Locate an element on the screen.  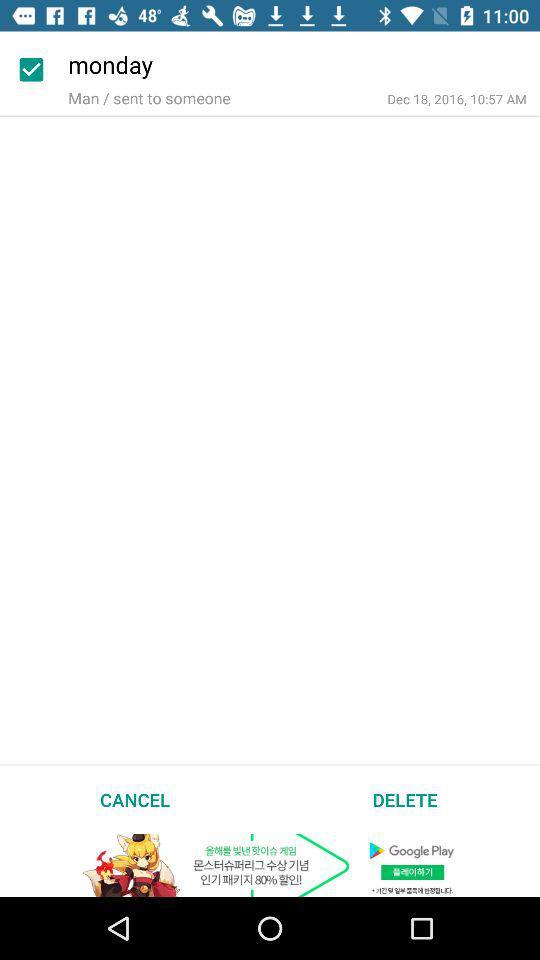
the dec 18 2016 icon is located at coordinates (457, 99).